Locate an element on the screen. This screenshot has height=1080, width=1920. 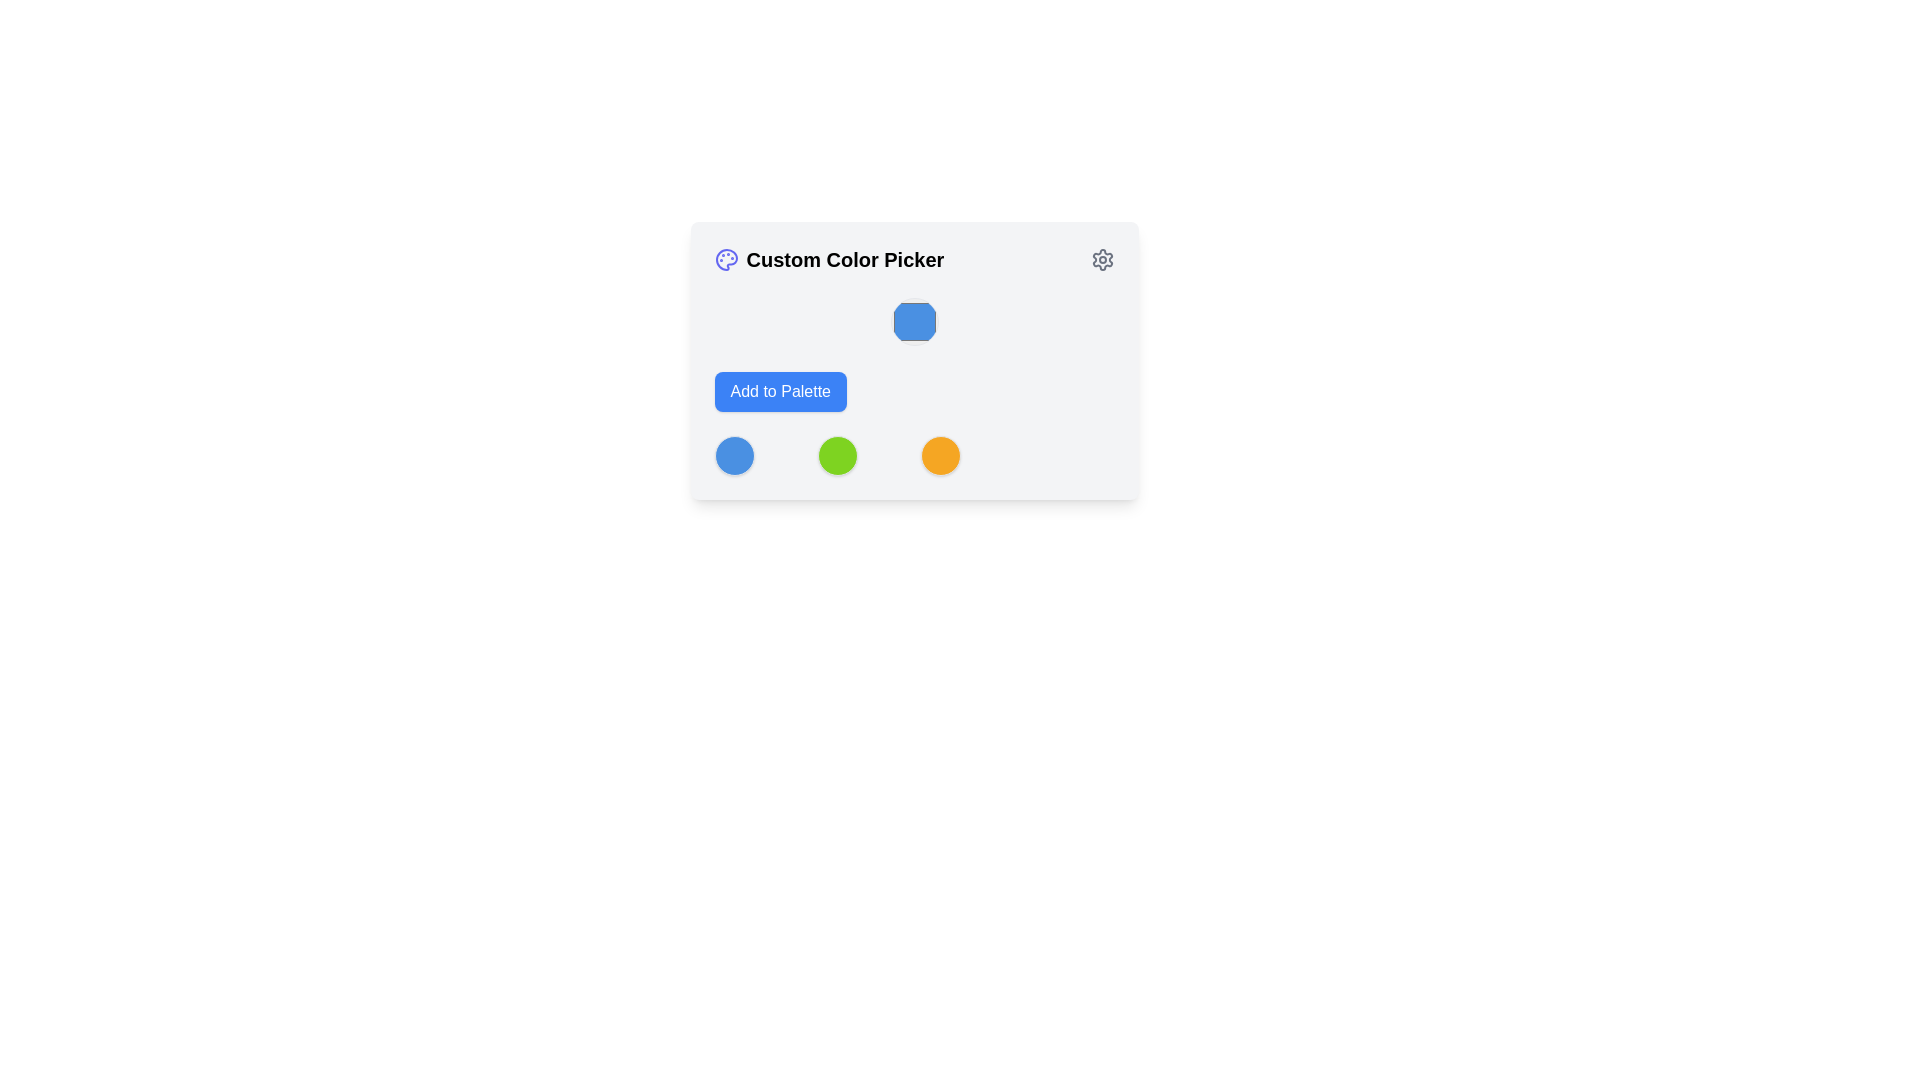
the second circular color selection button representing green within the 'Custom Color Picker' layout is located at coordinates (837, 455).